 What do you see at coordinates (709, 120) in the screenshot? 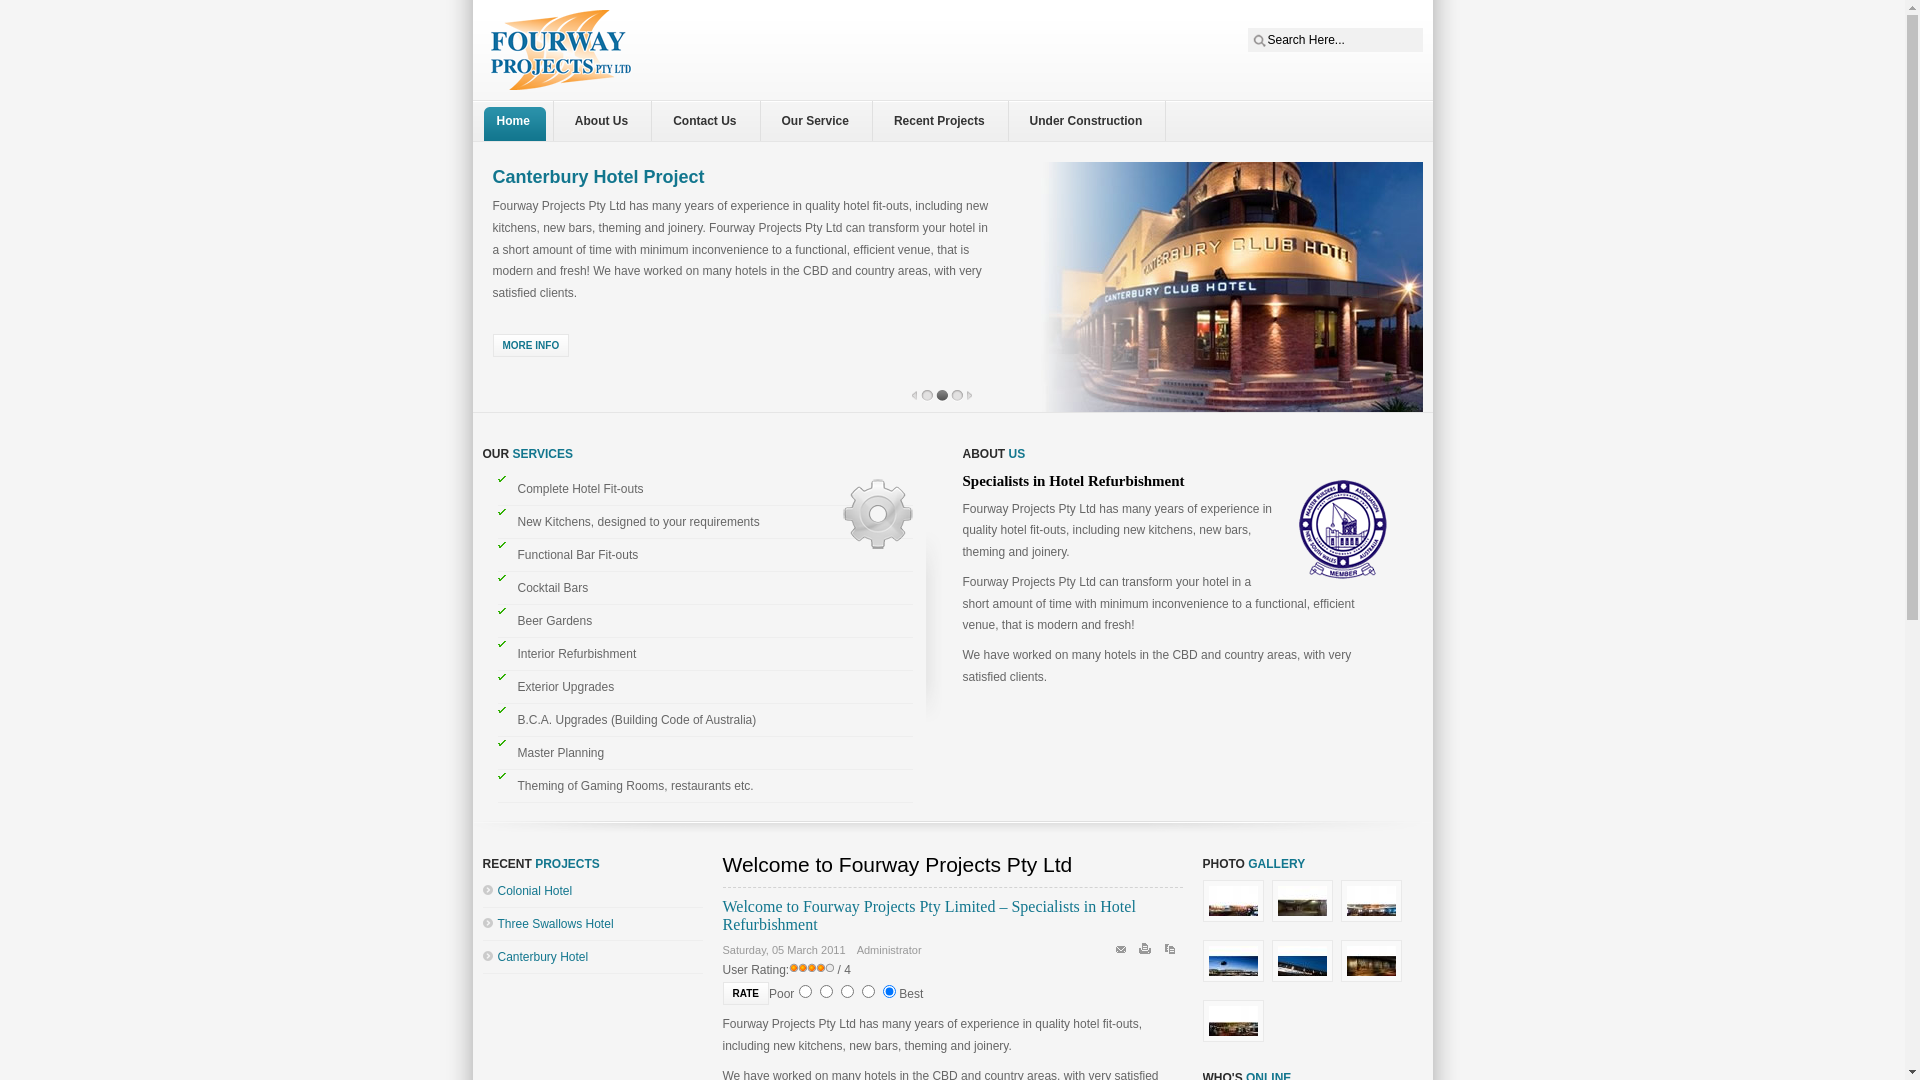
I see `'Contact Us'` at bounding box center [709, 120].